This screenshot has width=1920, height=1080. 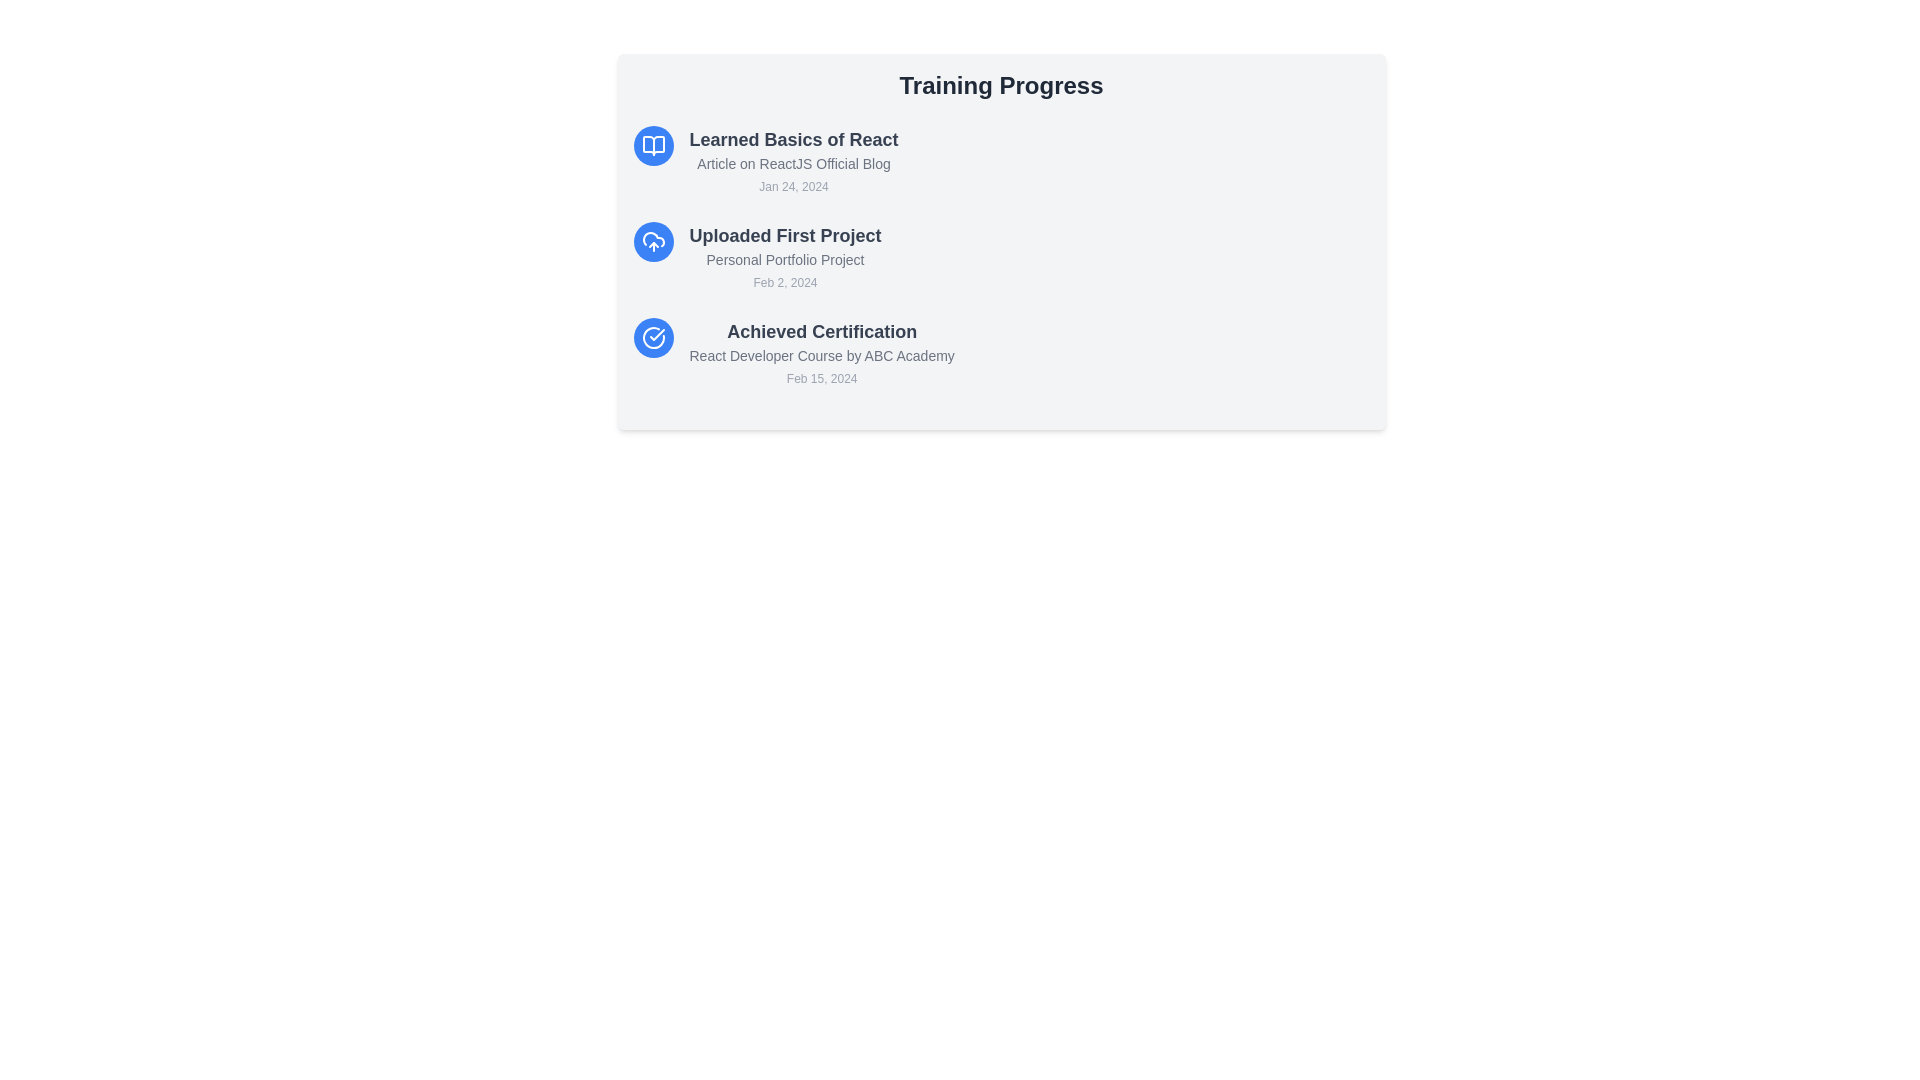 What do you see at coordinates (1001, 257) in the screenshot?
I see `the second list item in the training progress tracker that displays the log of uploading a first project` at bounding box center [1001, 257].